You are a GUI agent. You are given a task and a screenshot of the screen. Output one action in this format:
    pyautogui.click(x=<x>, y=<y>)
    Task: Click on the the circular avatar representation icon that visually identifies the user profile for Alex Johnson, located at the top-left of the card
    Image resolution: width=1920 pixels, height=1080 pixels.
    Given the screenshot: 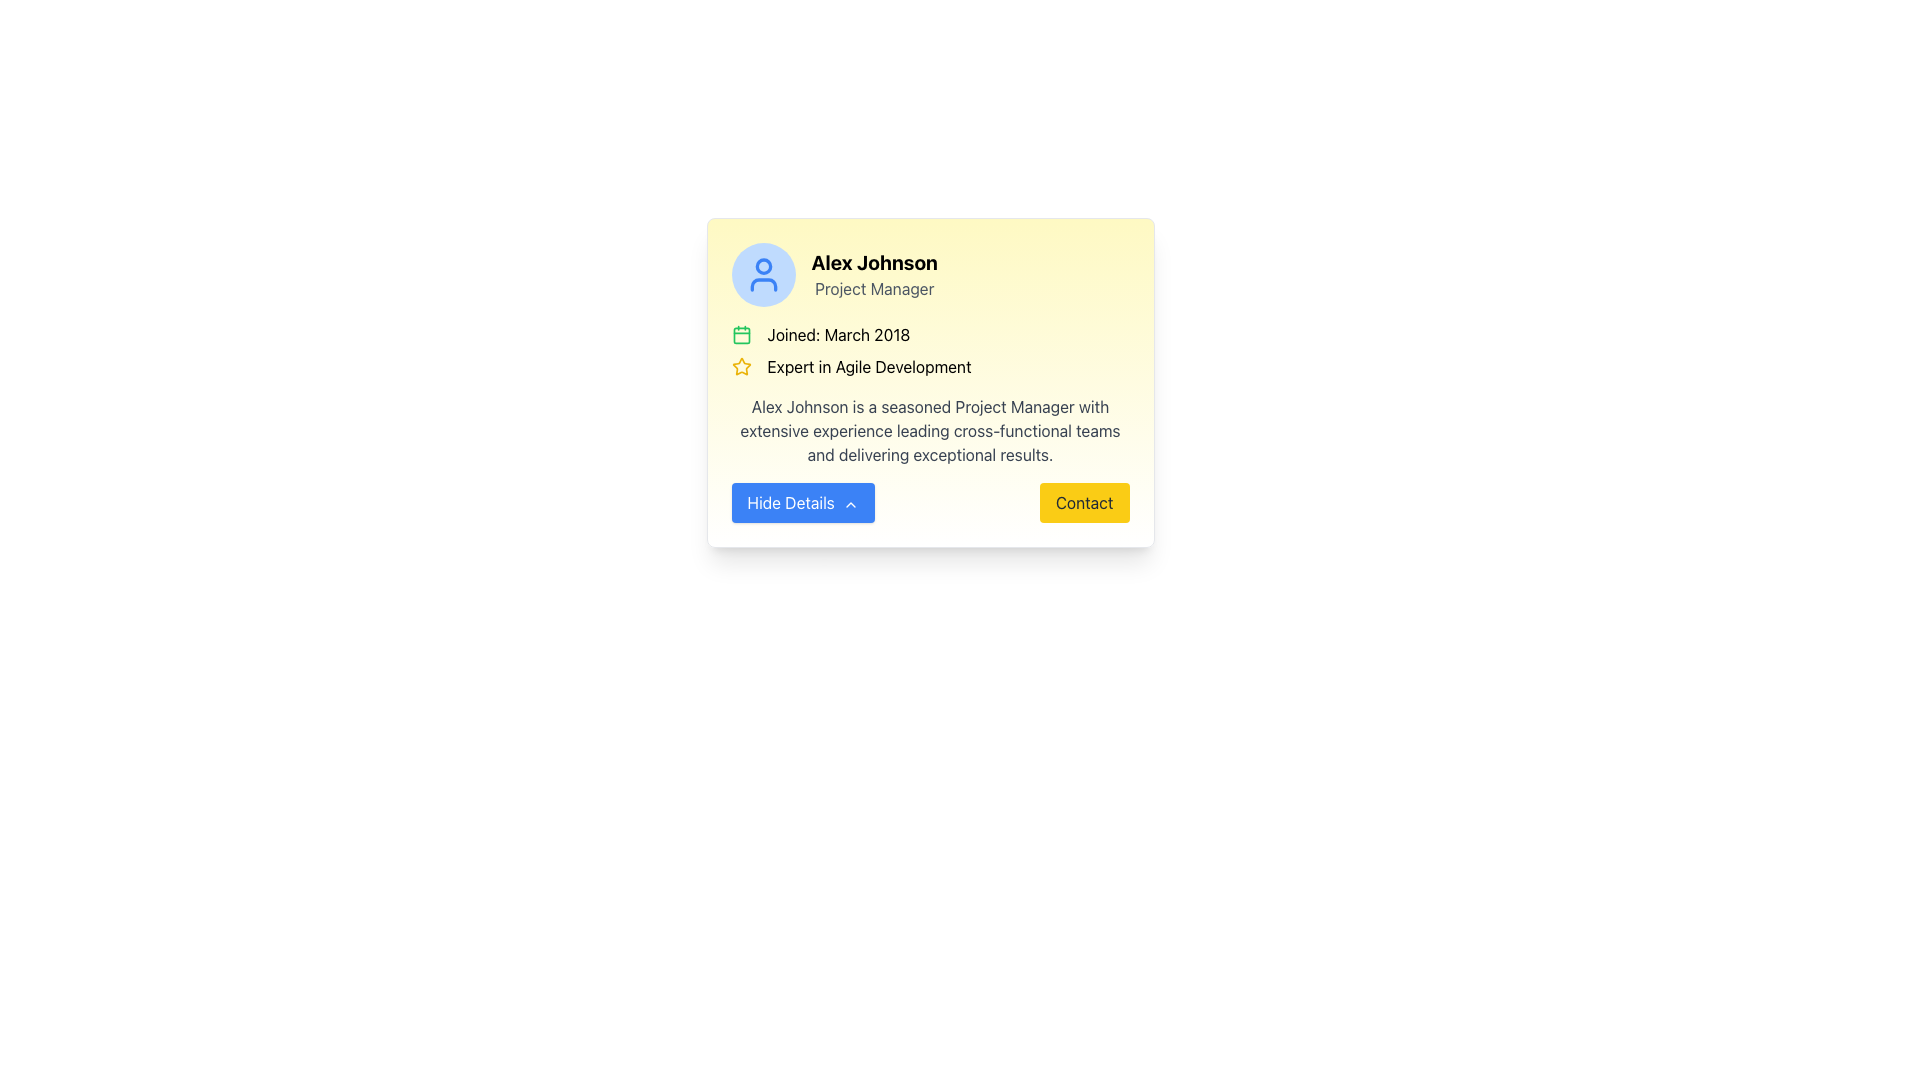 What is the action you would take?
    pyautogui.click(x=762, y=274)
    